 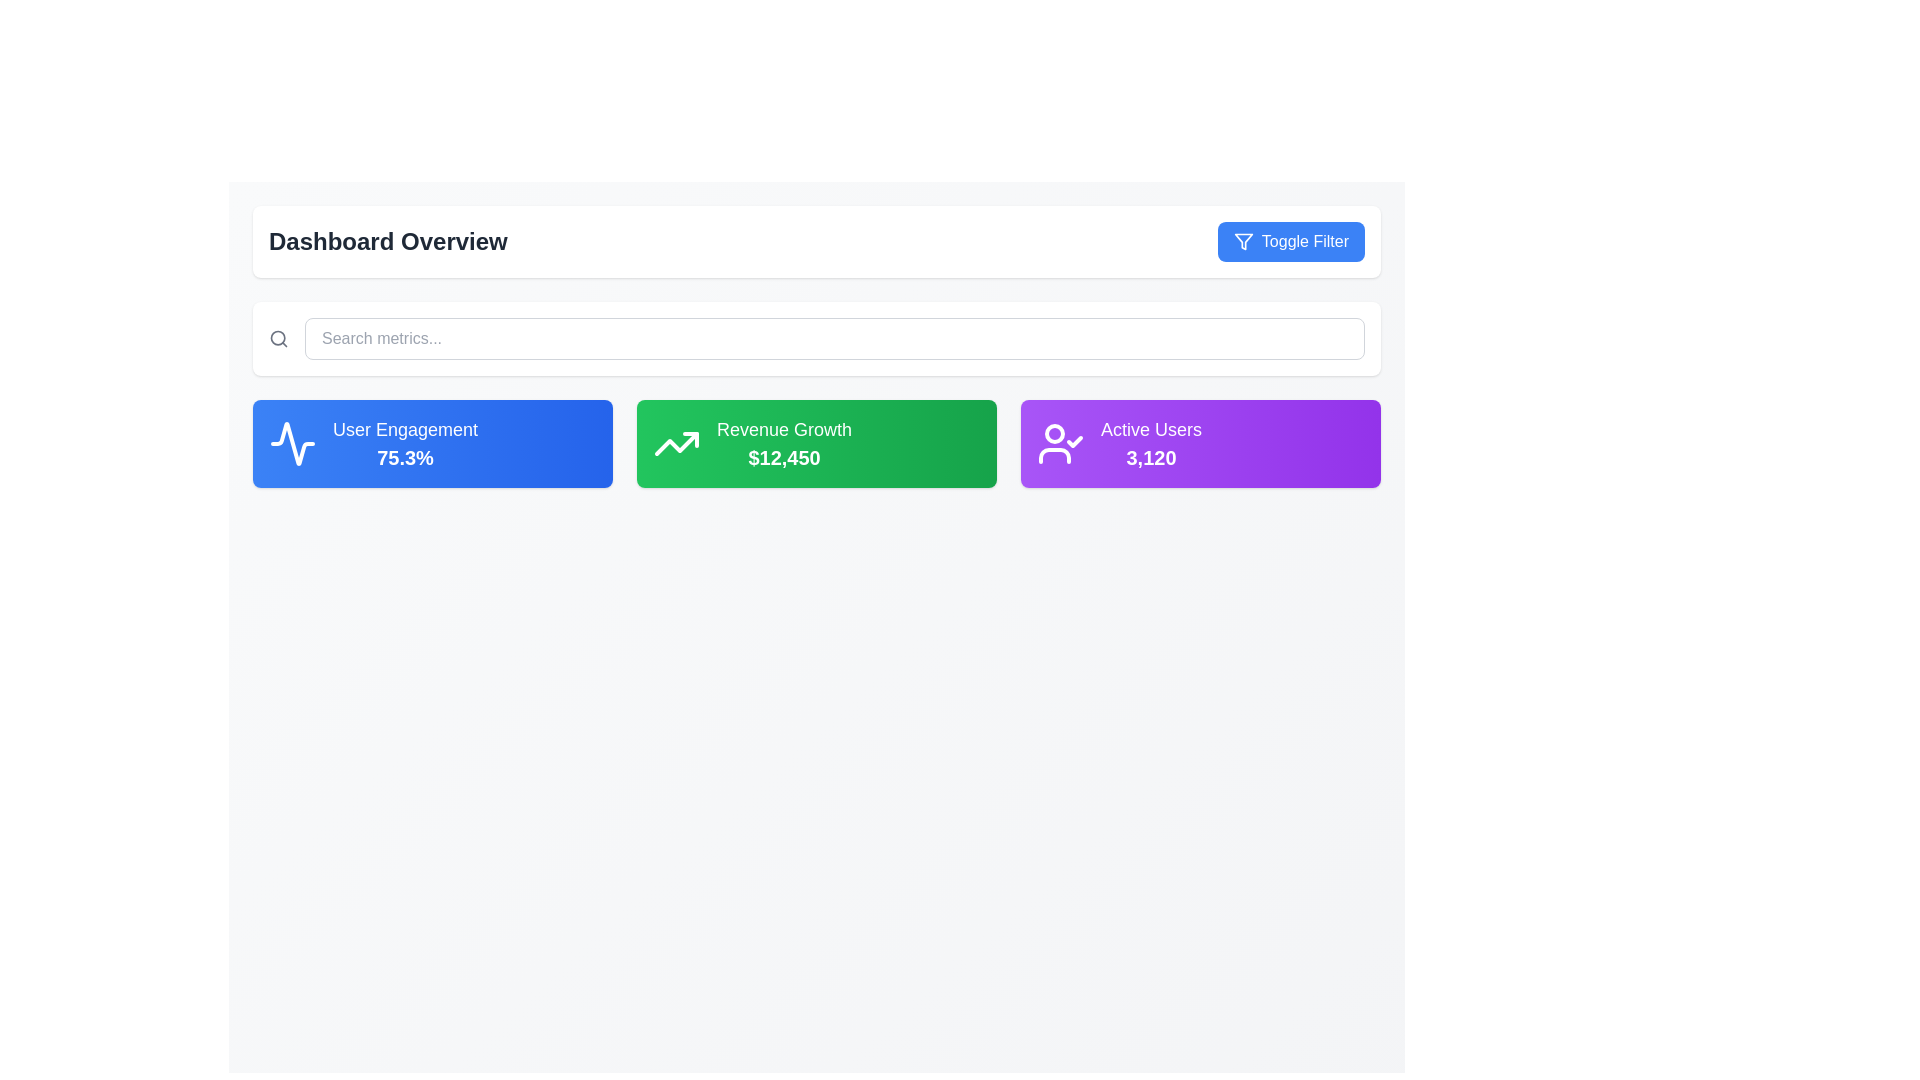 What do you see at coordinates (1054, 433) in the screenshot?
I see `the SVG Circle element that serves as a decorative or informative visual subcomponent within the user icon, located near the top-left portion of the SVG` at bounding box center [1054, 433].